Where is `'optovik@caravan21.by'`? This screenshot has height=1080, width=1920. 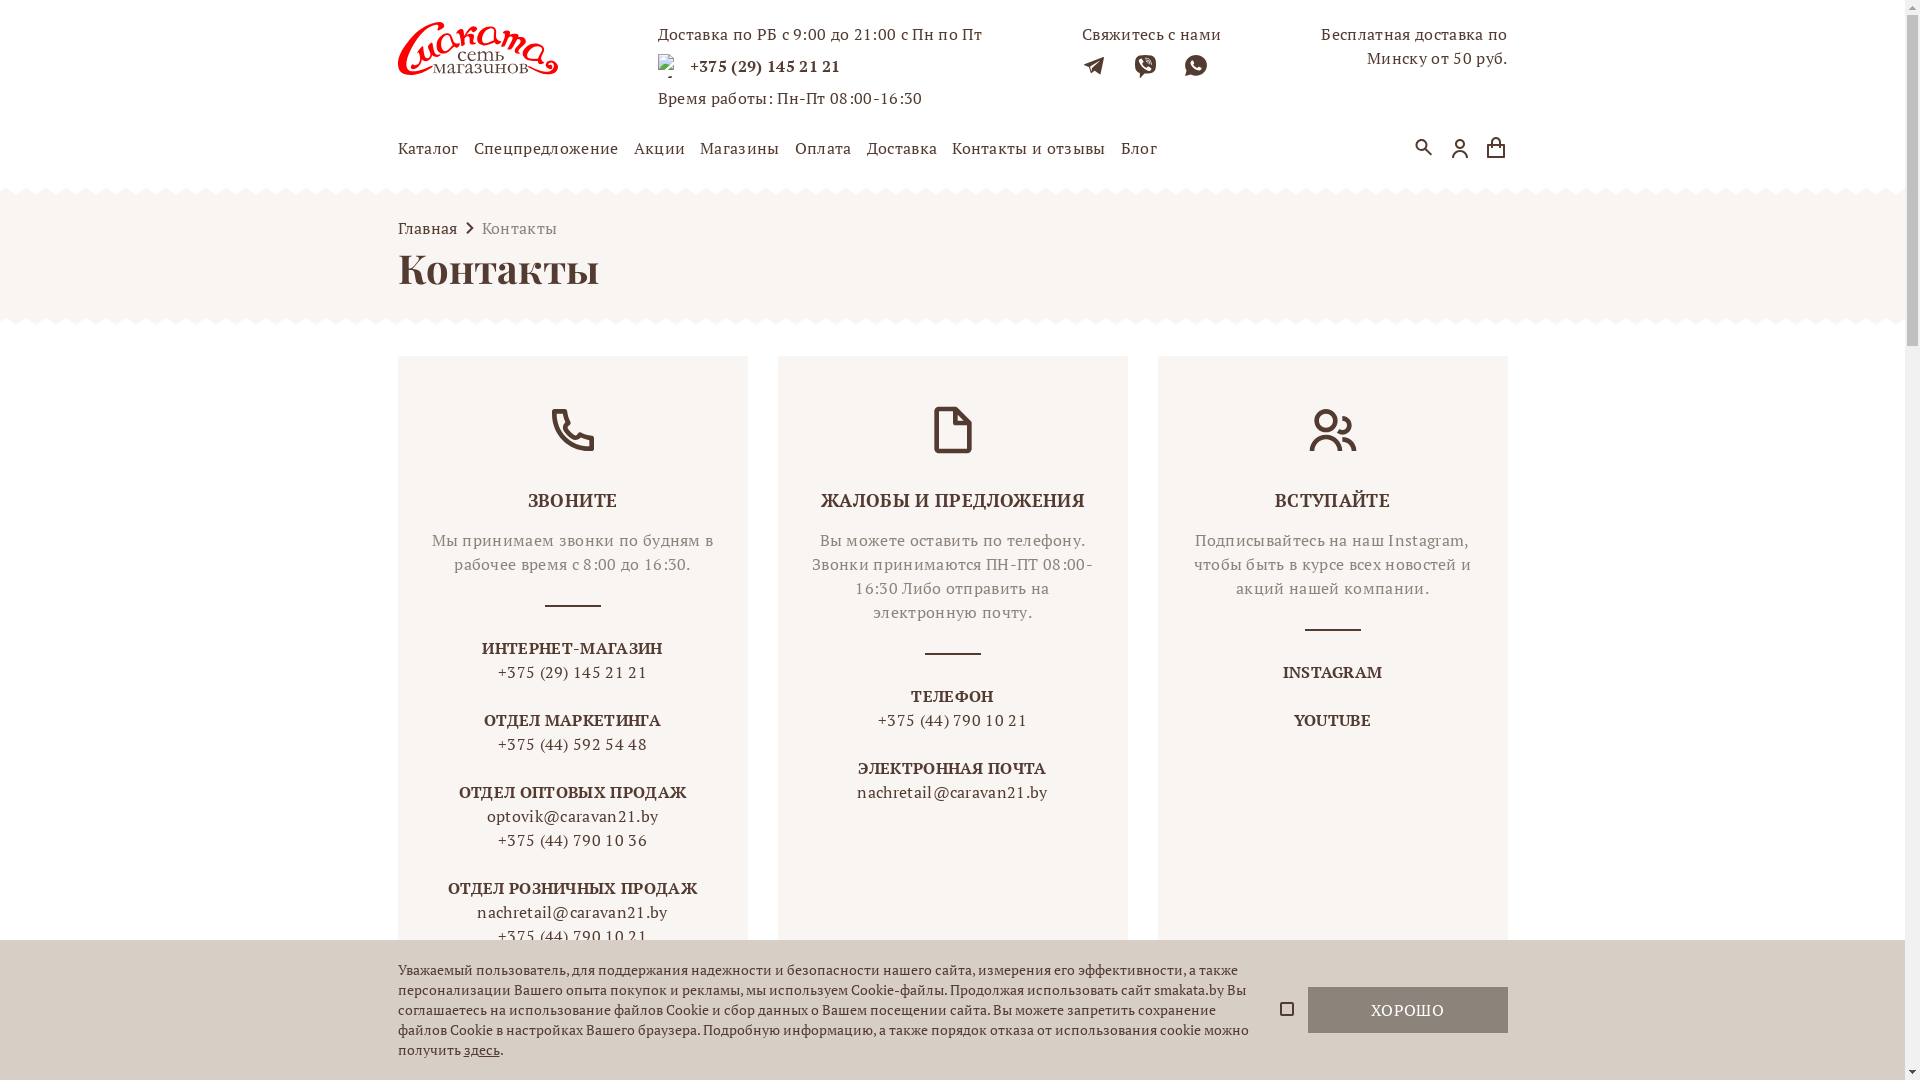 'optovik@caravan21.by' is located at coordinates (446, 816).